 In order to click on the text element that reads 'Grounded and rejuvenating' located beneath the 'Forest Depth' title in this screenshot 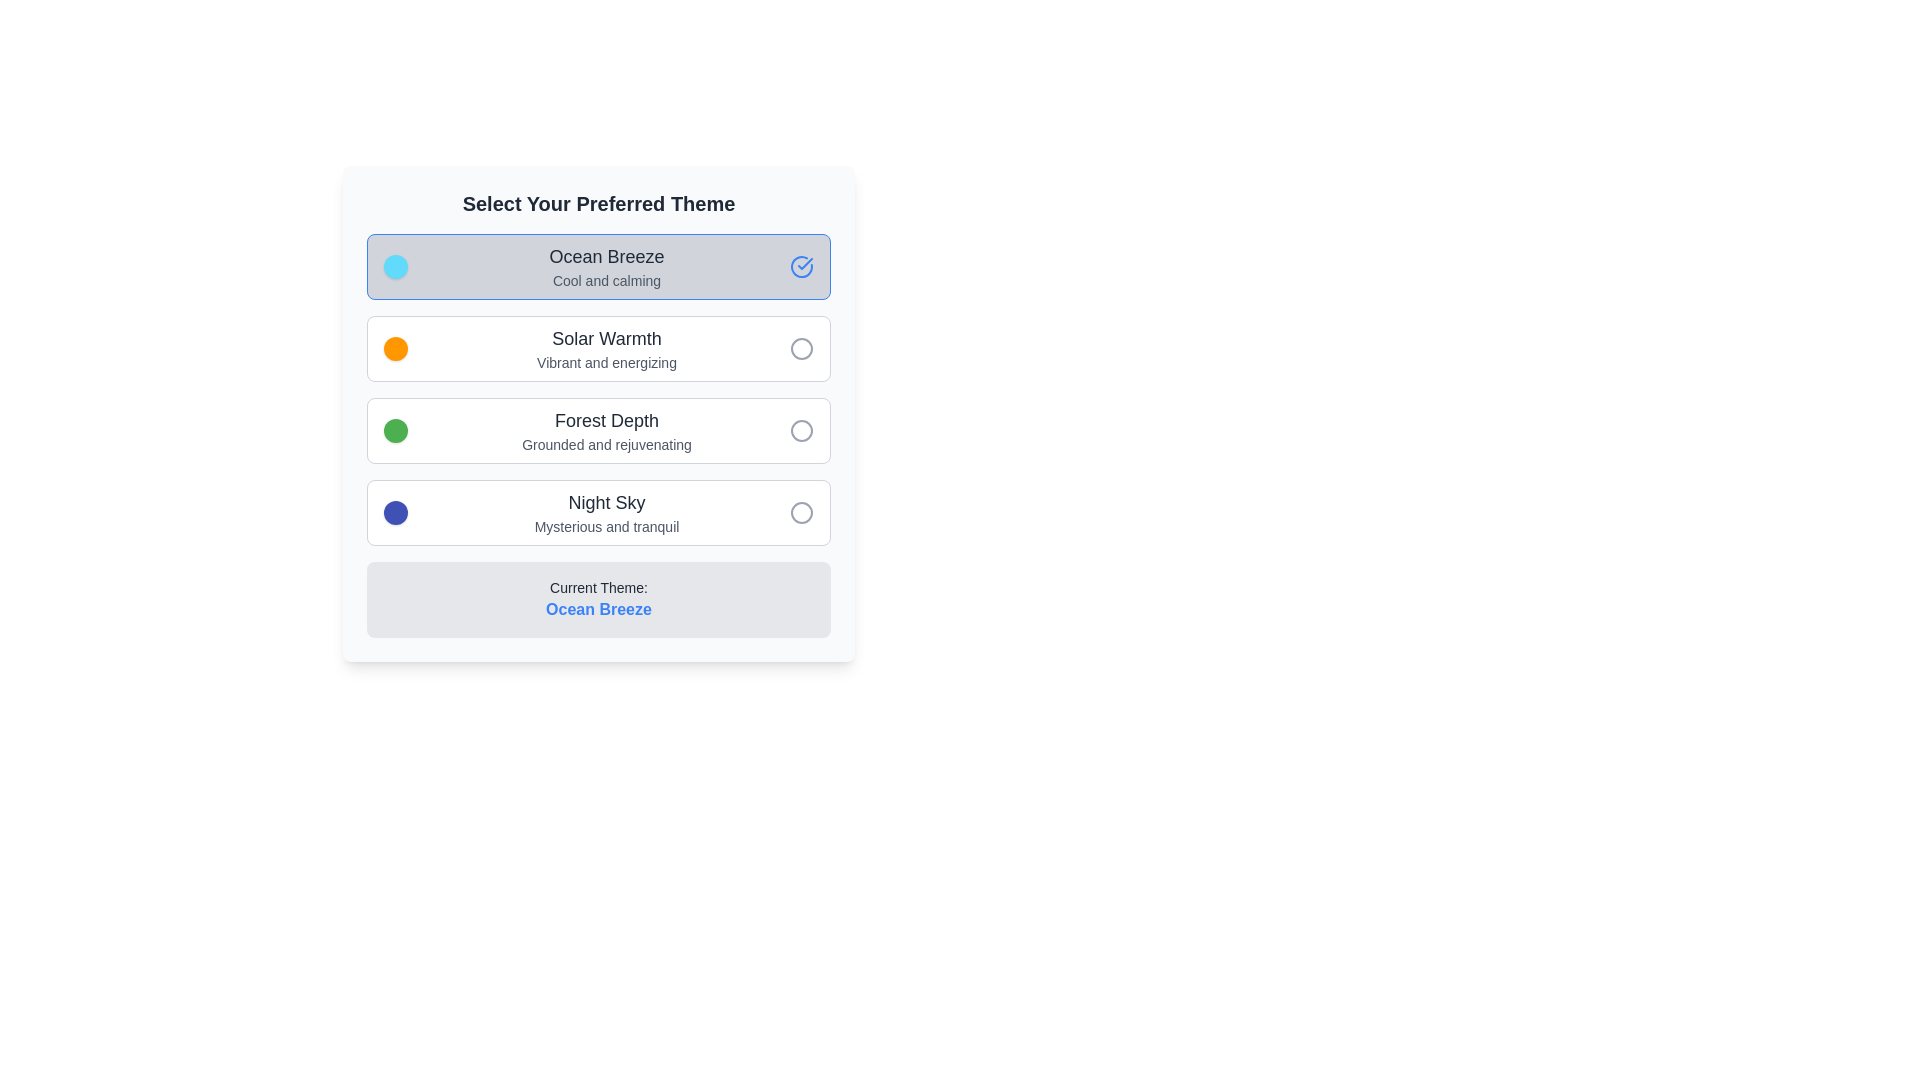, I will do `click(605, 443)`.